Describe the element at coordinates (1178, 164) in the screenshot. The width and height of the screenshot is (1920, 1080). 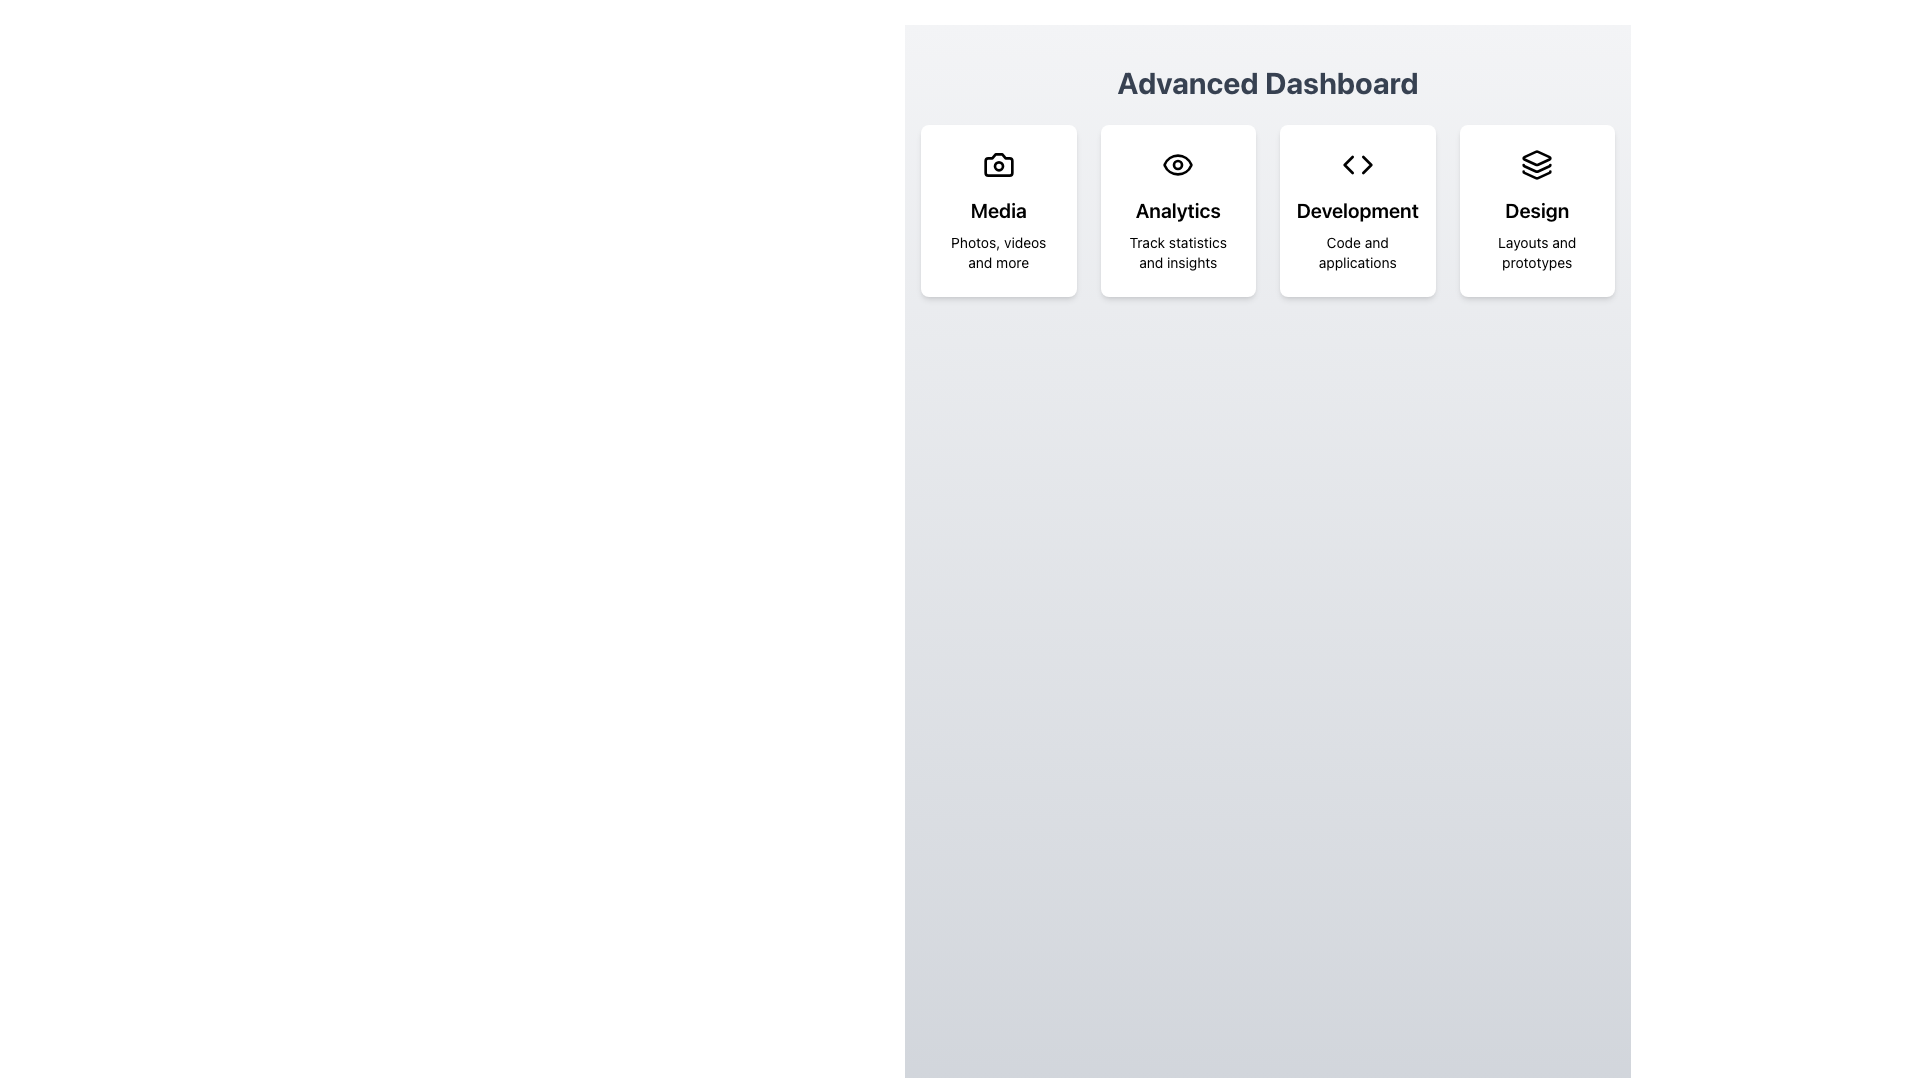
I see `the eye icon located at the upper central region of the 'Analytics' card, which is the second card from the left in a row of four cards` at that location.